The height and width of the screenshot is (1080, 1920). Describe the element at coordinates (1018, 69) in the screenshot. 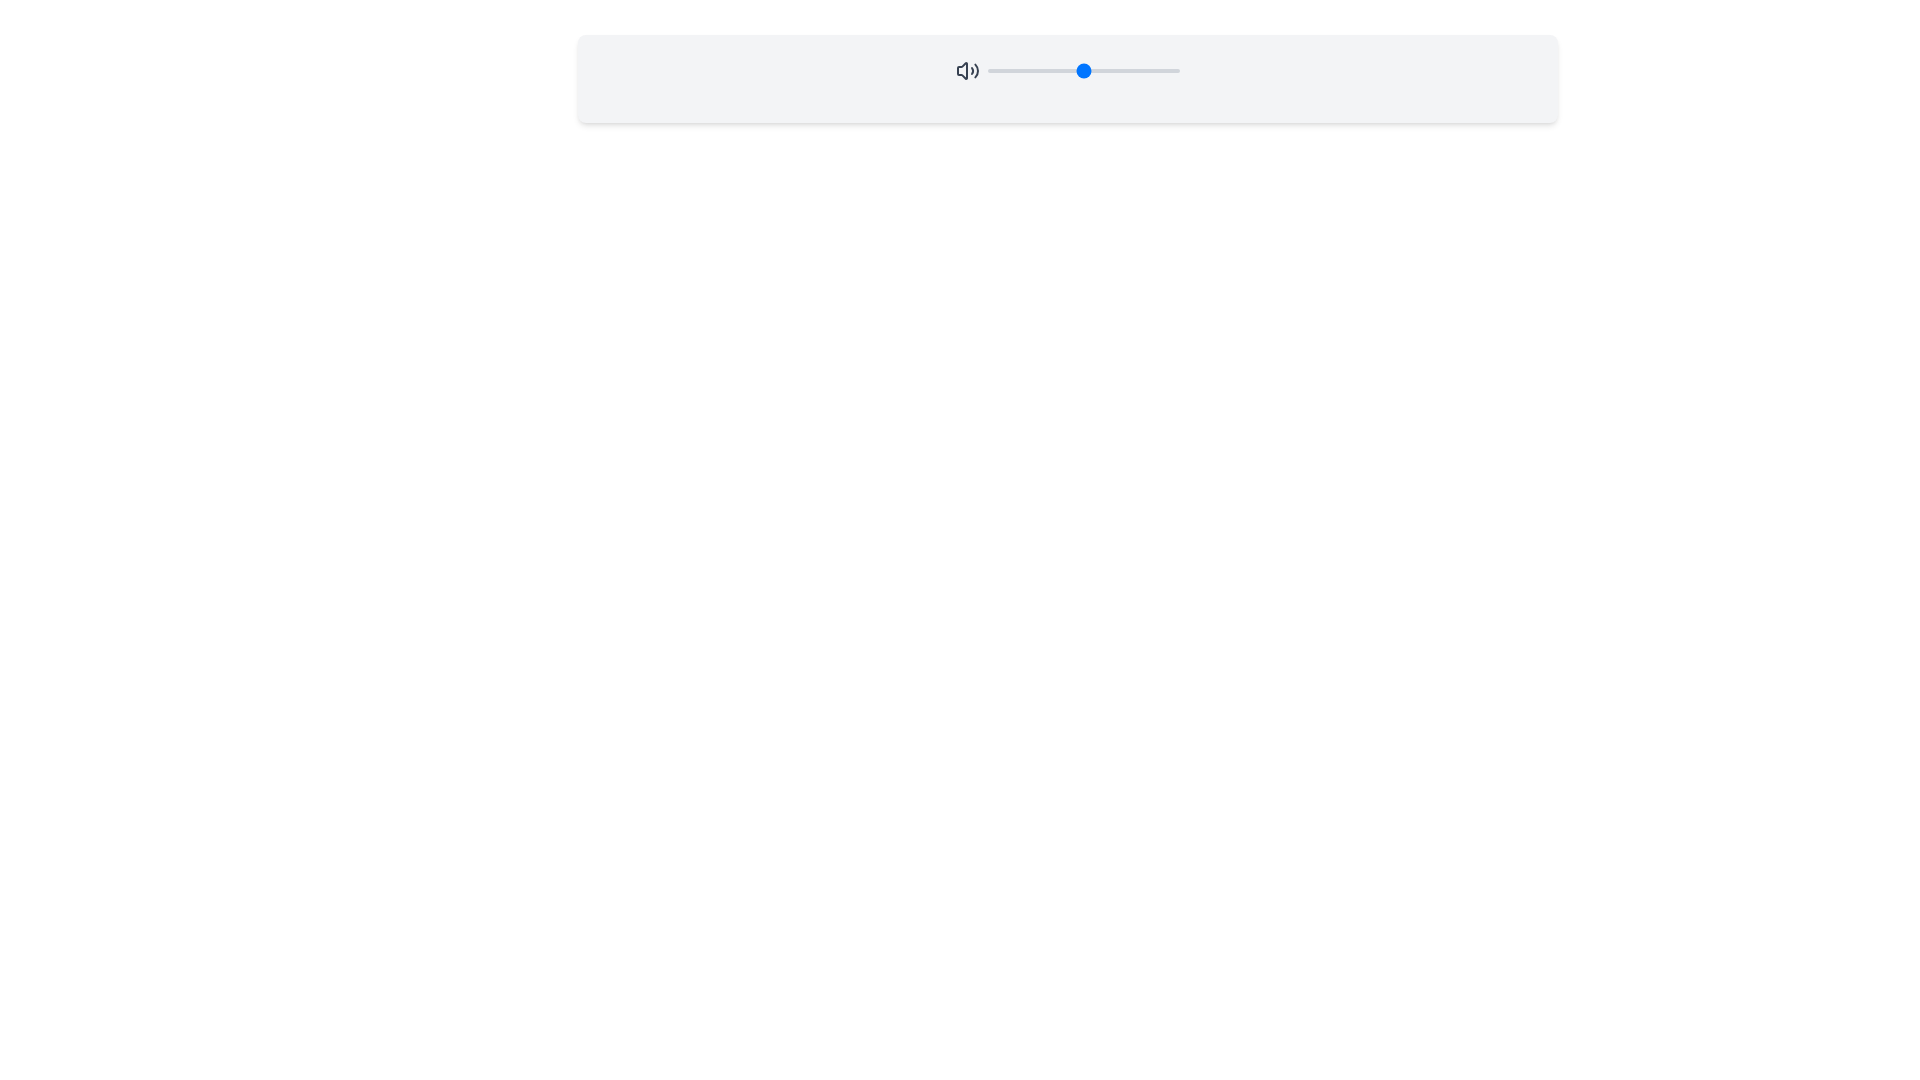

I see `the slider` at that location.